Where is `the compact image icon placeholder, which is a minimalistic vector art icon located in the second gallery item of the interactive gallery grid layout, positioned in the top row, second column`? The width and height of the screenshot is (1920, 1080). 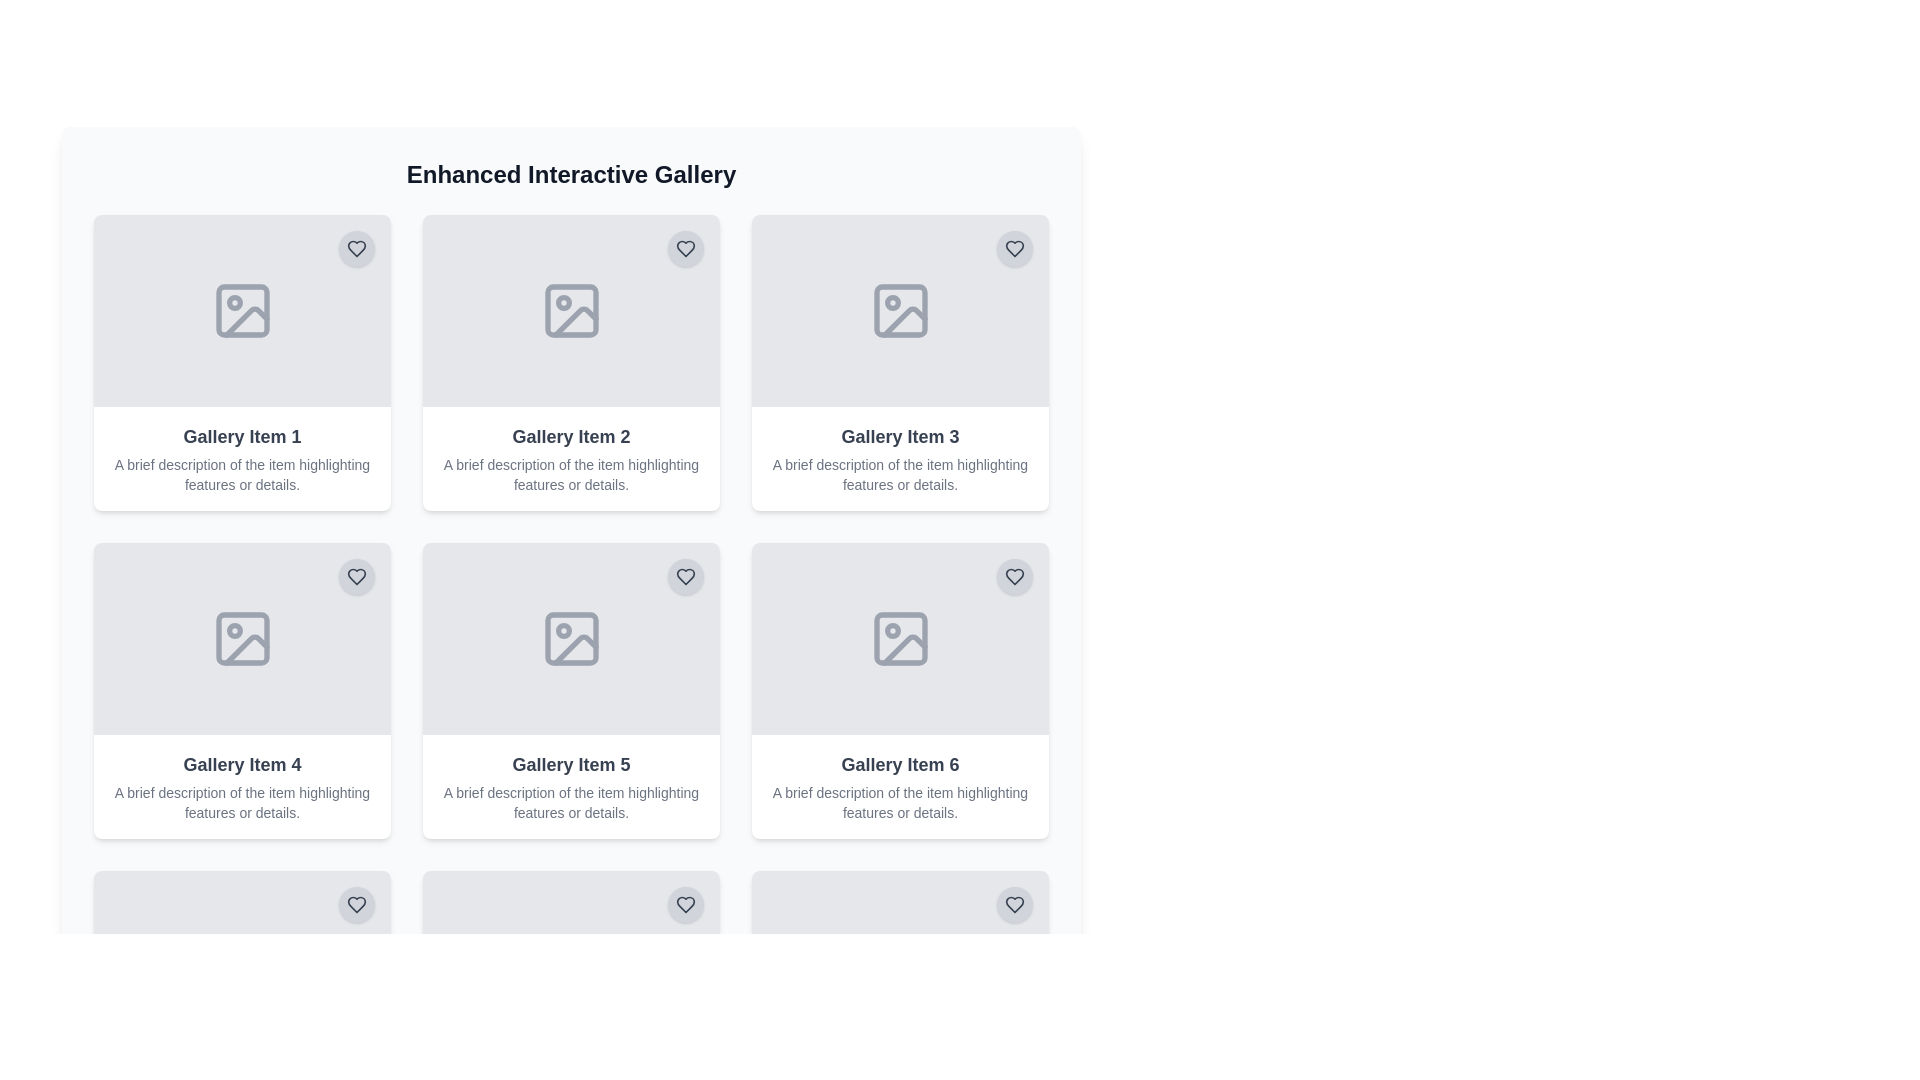
the compact image icon placeholder, which is a minimalistic vector art icon located in the second gallery item of the interactive gallery grid layout, positioned in the top row, second column is located at coordinates (570, 311).